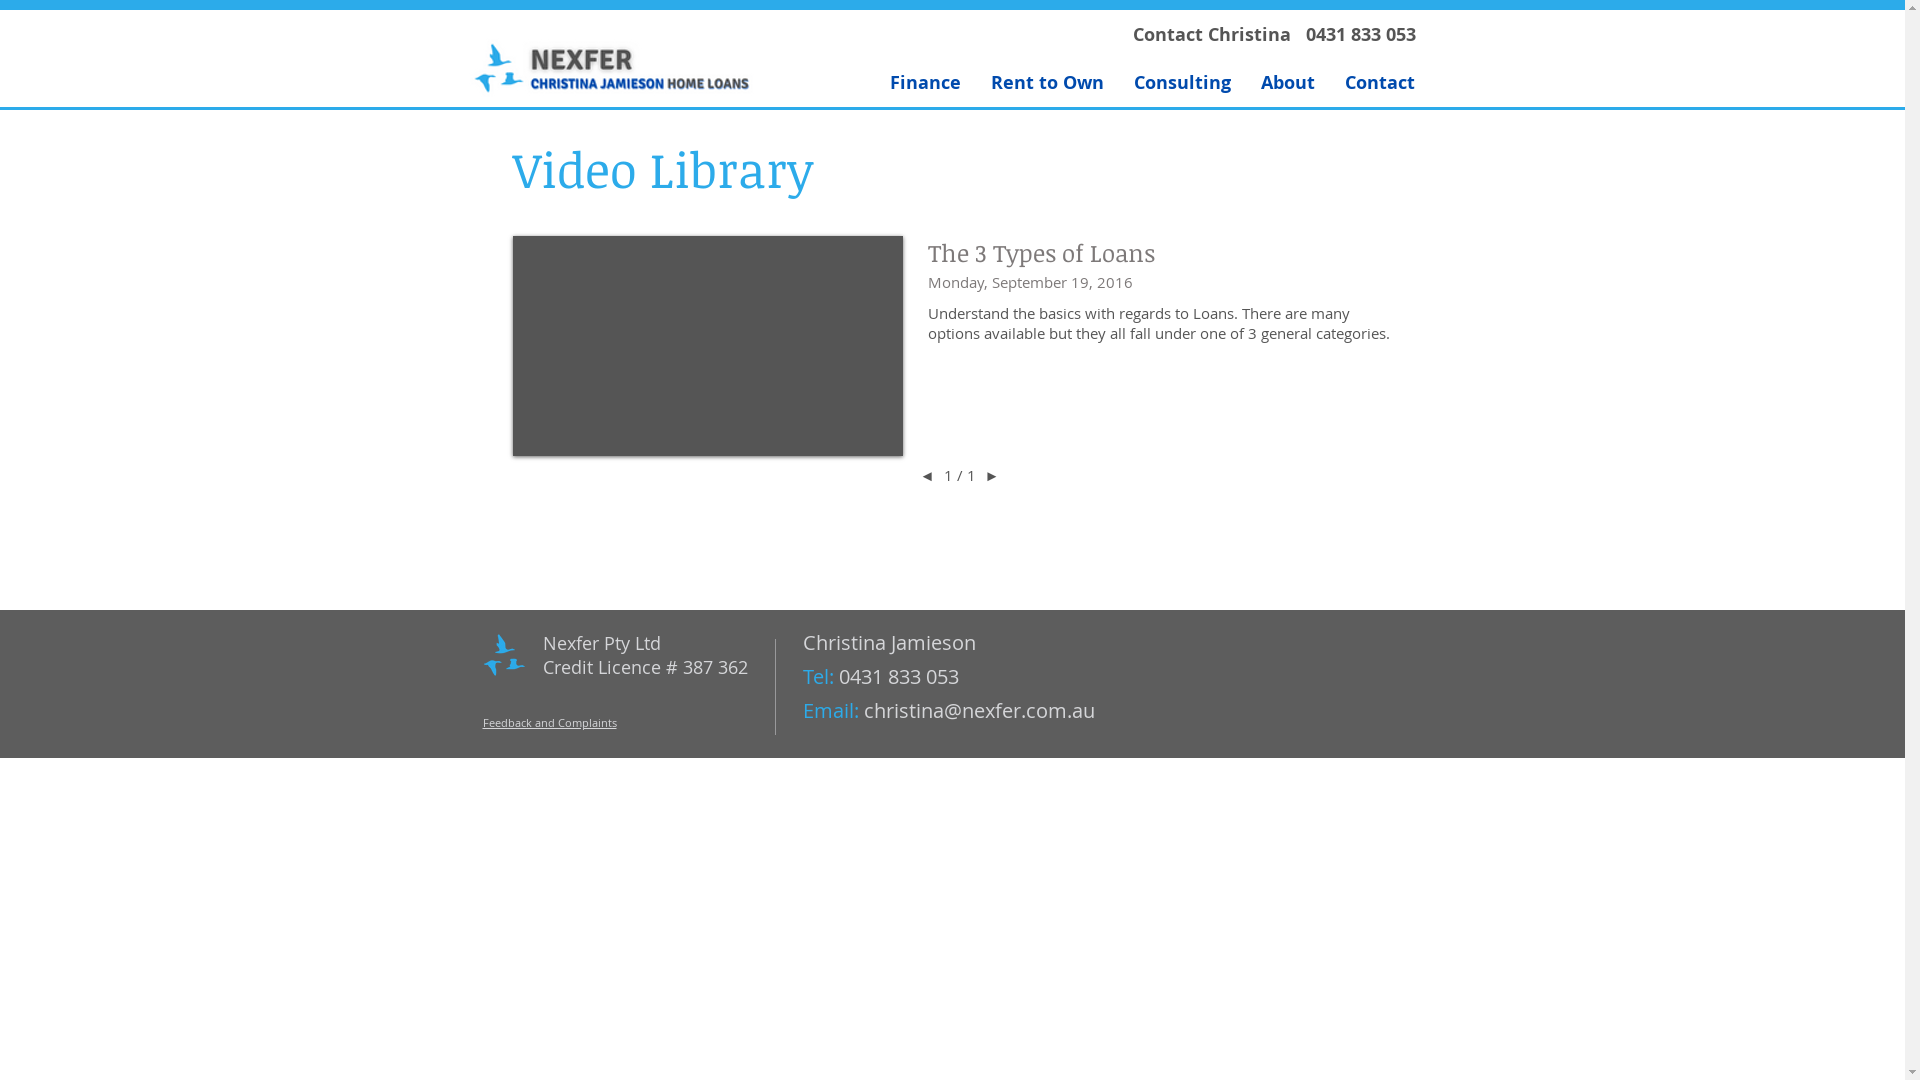 This screenshot has height=1080, width=1920. What do you see at coordinates (864, 709) in the screenshot?
I see `'christina@nexfer.com.au'` at bounding box center [864, 709].